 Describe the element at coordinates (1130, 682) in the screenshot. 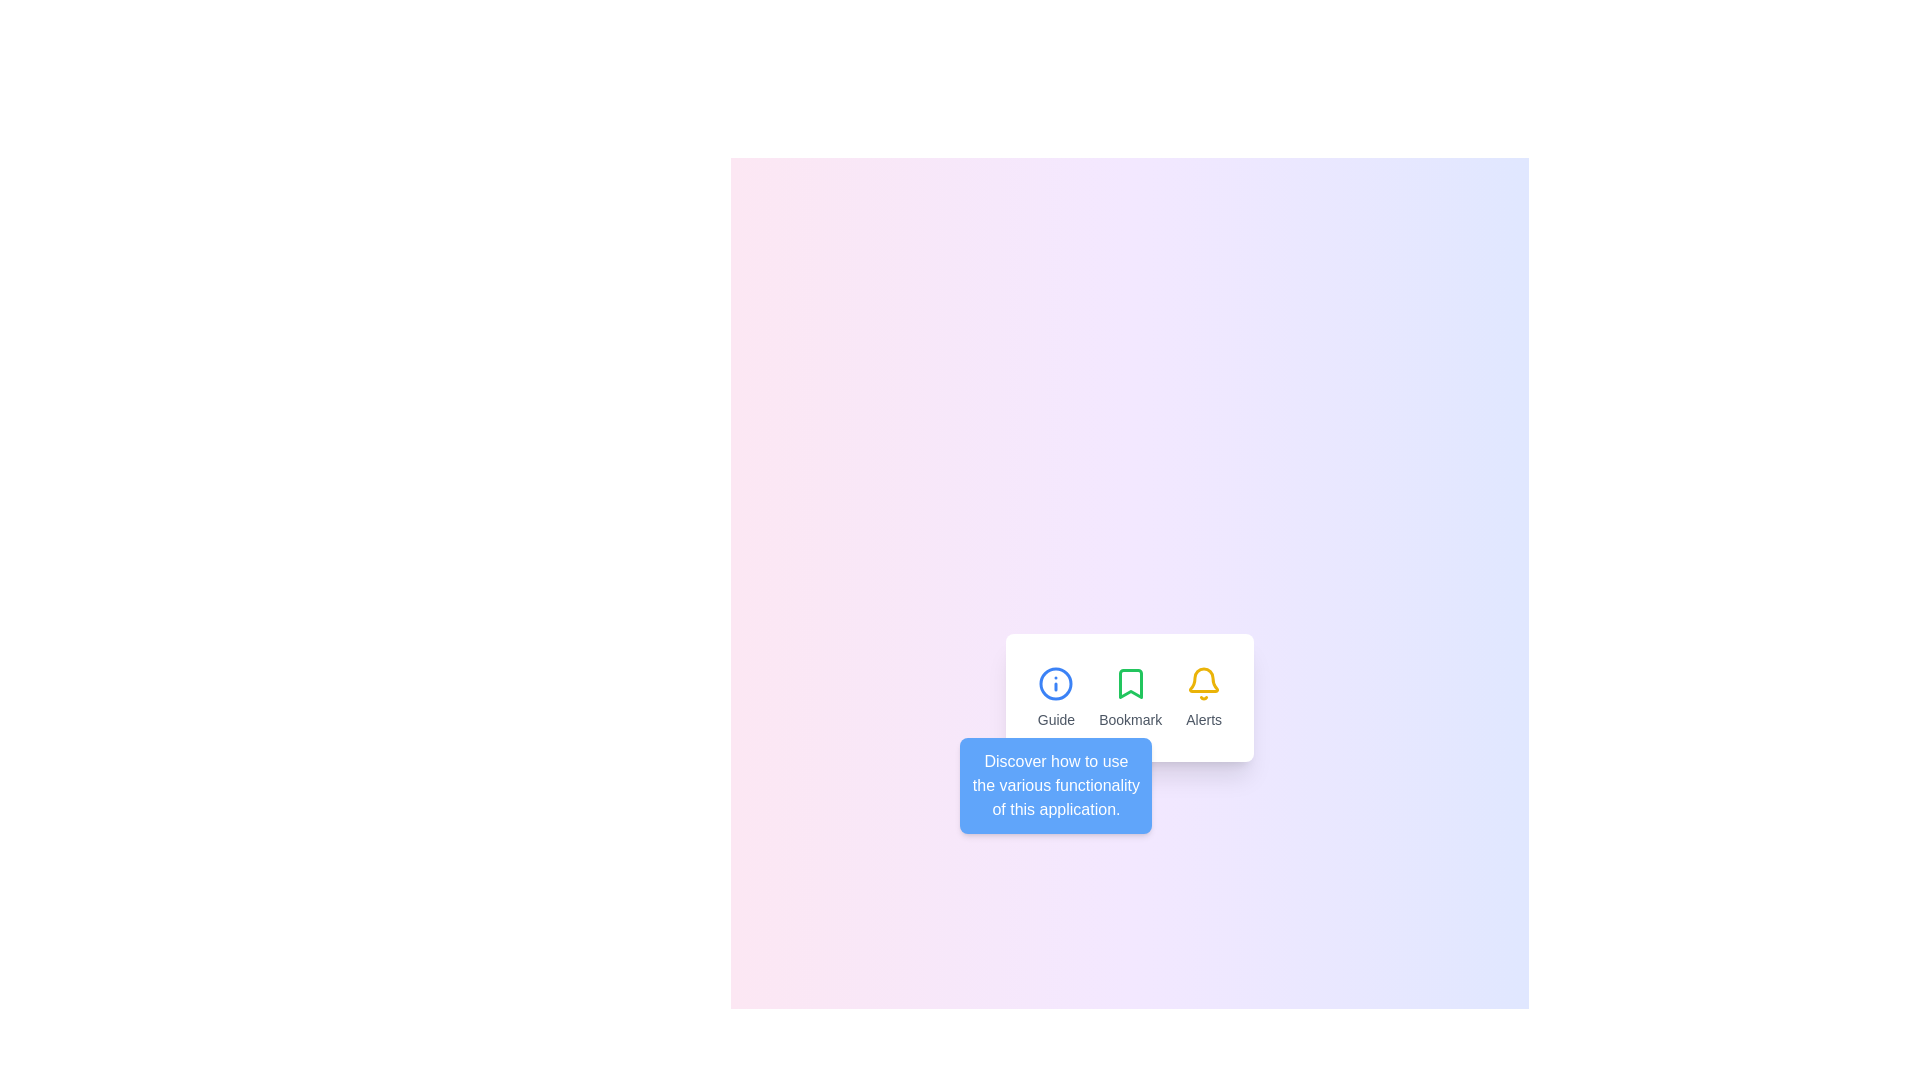

I see `the green bookmark icon, which is the second item in the horizontal navigation menu` at that location.